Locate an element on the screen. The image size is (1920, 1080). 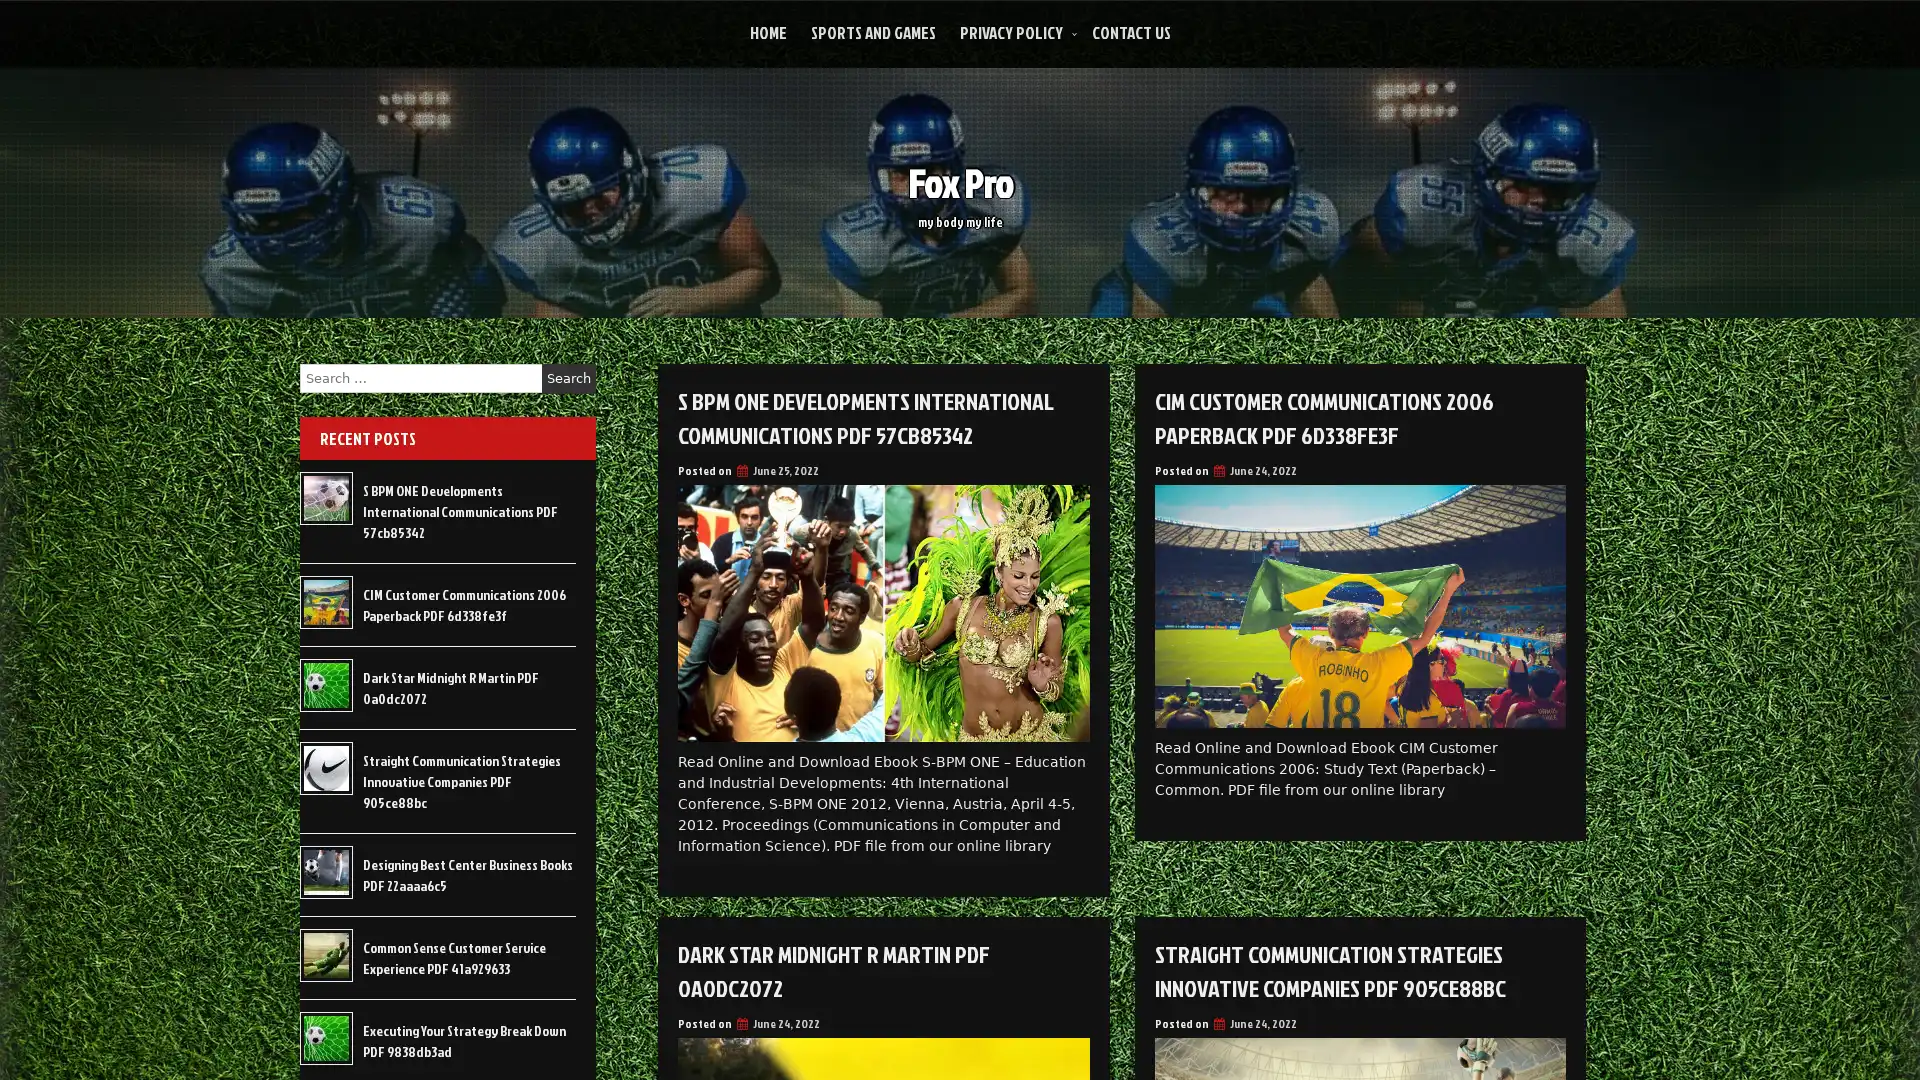
Search is located at coordinates (568, 378).